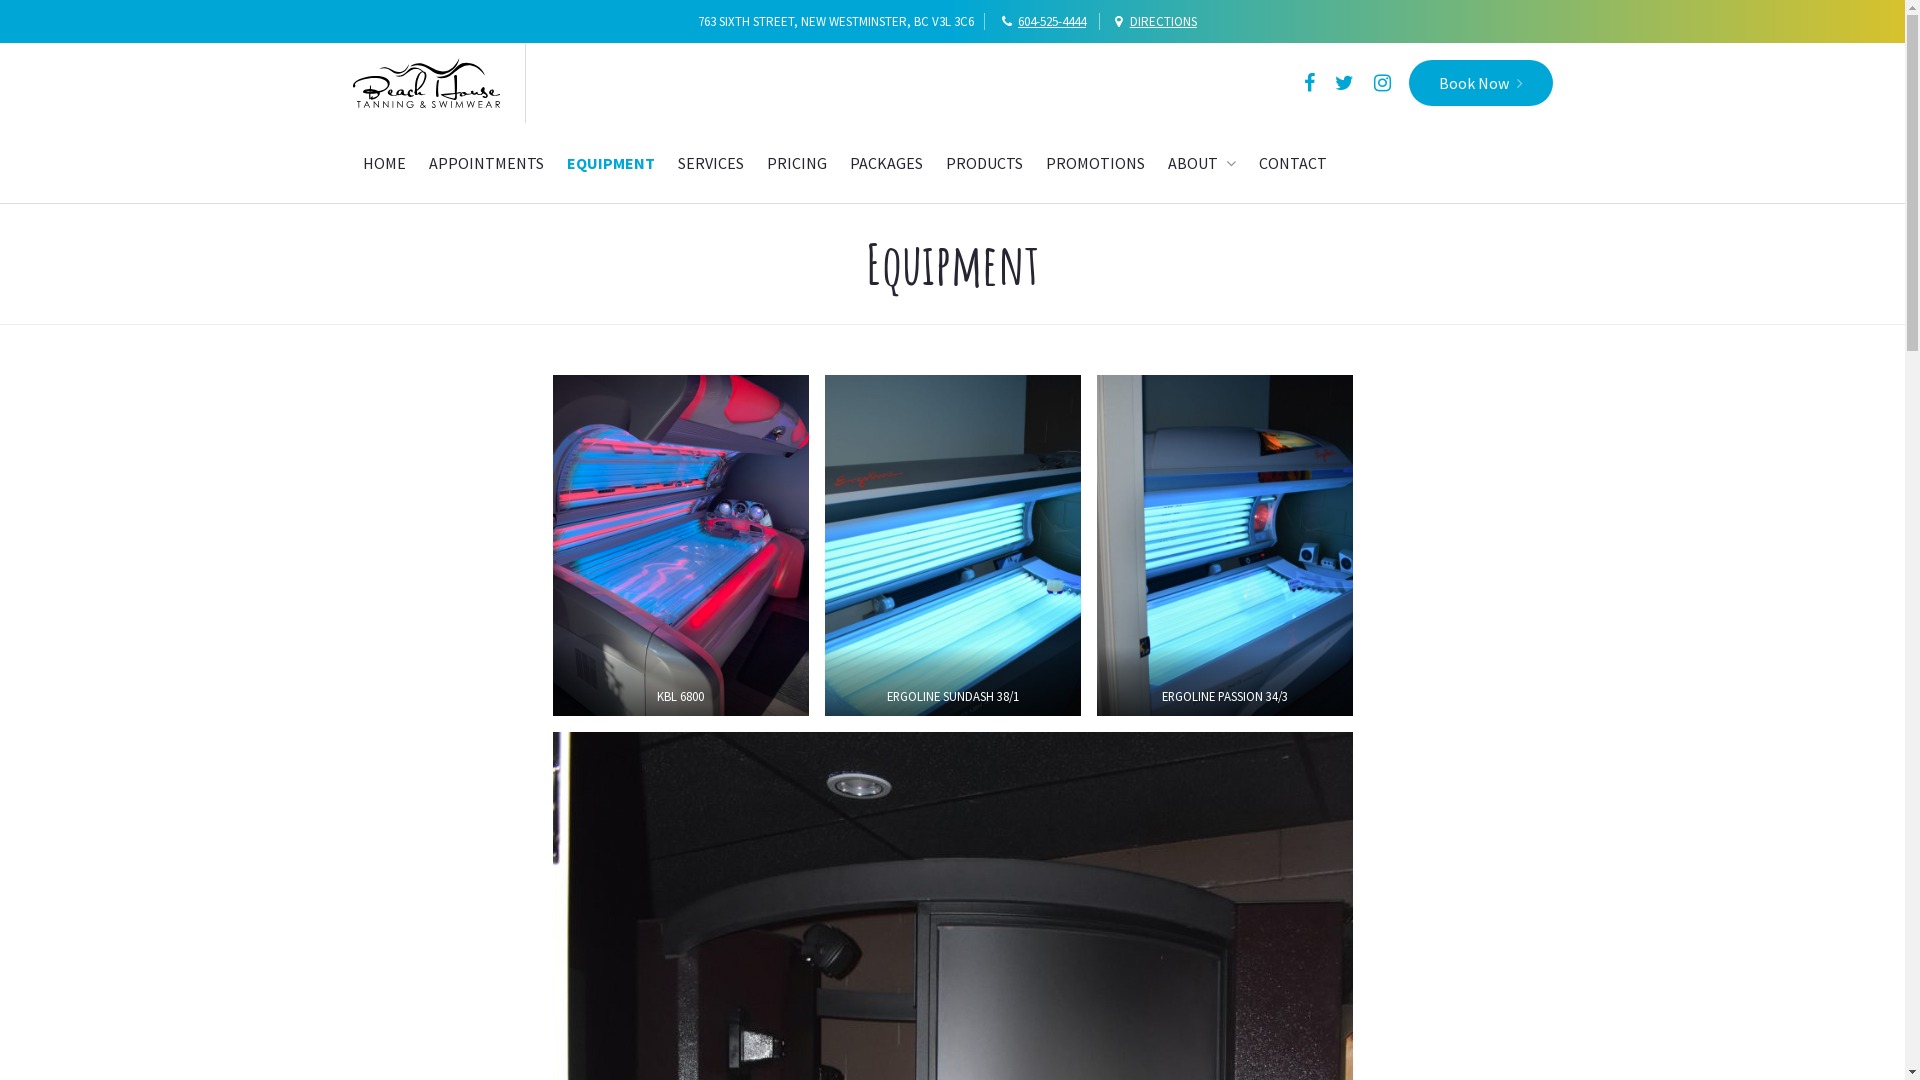 The height and width of the screenshot is (1080, 1920). What do you see at coordinates (1129, 21) in the screenshot?
I see `'DIRECTIONS'` at bounding box center [1129, 21].